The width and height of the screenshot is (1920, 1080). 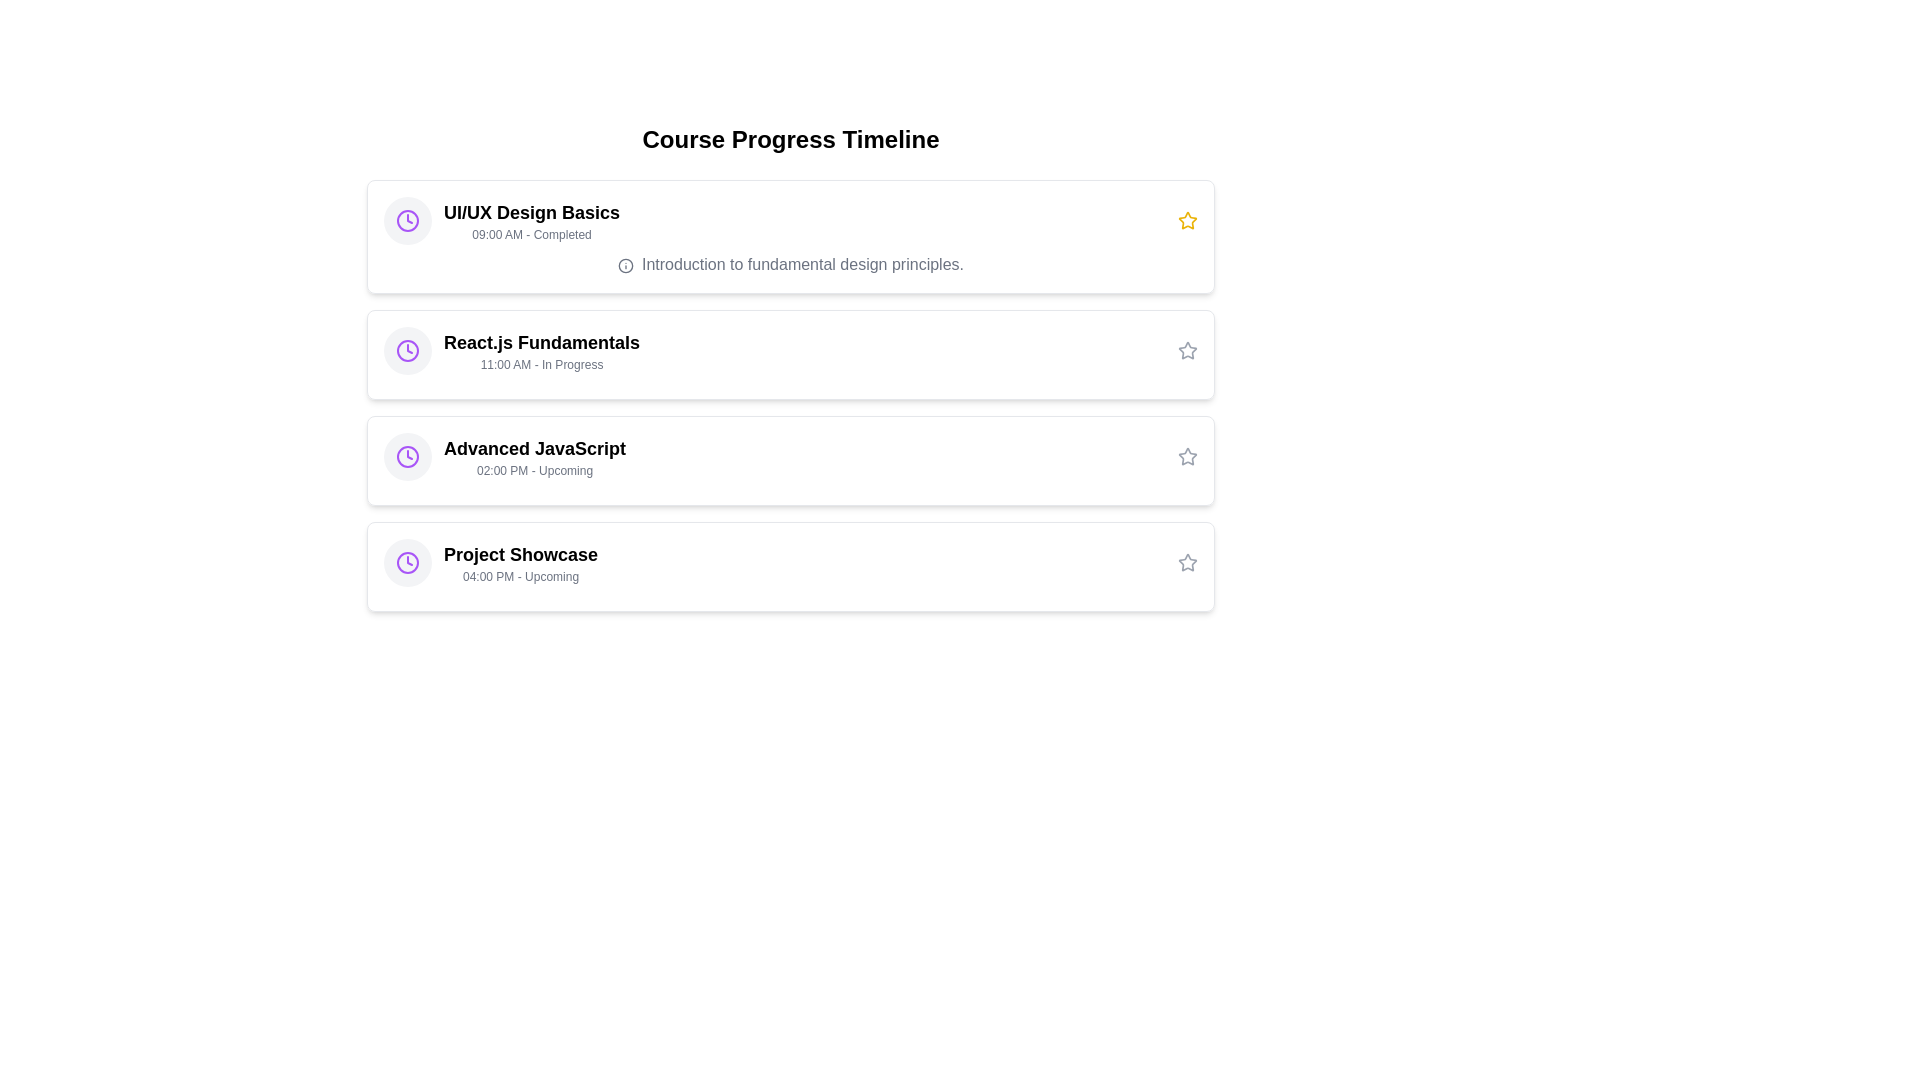 I want to click on the star-shaped icon button located within the course progress list, so click(x=1186, y=562).